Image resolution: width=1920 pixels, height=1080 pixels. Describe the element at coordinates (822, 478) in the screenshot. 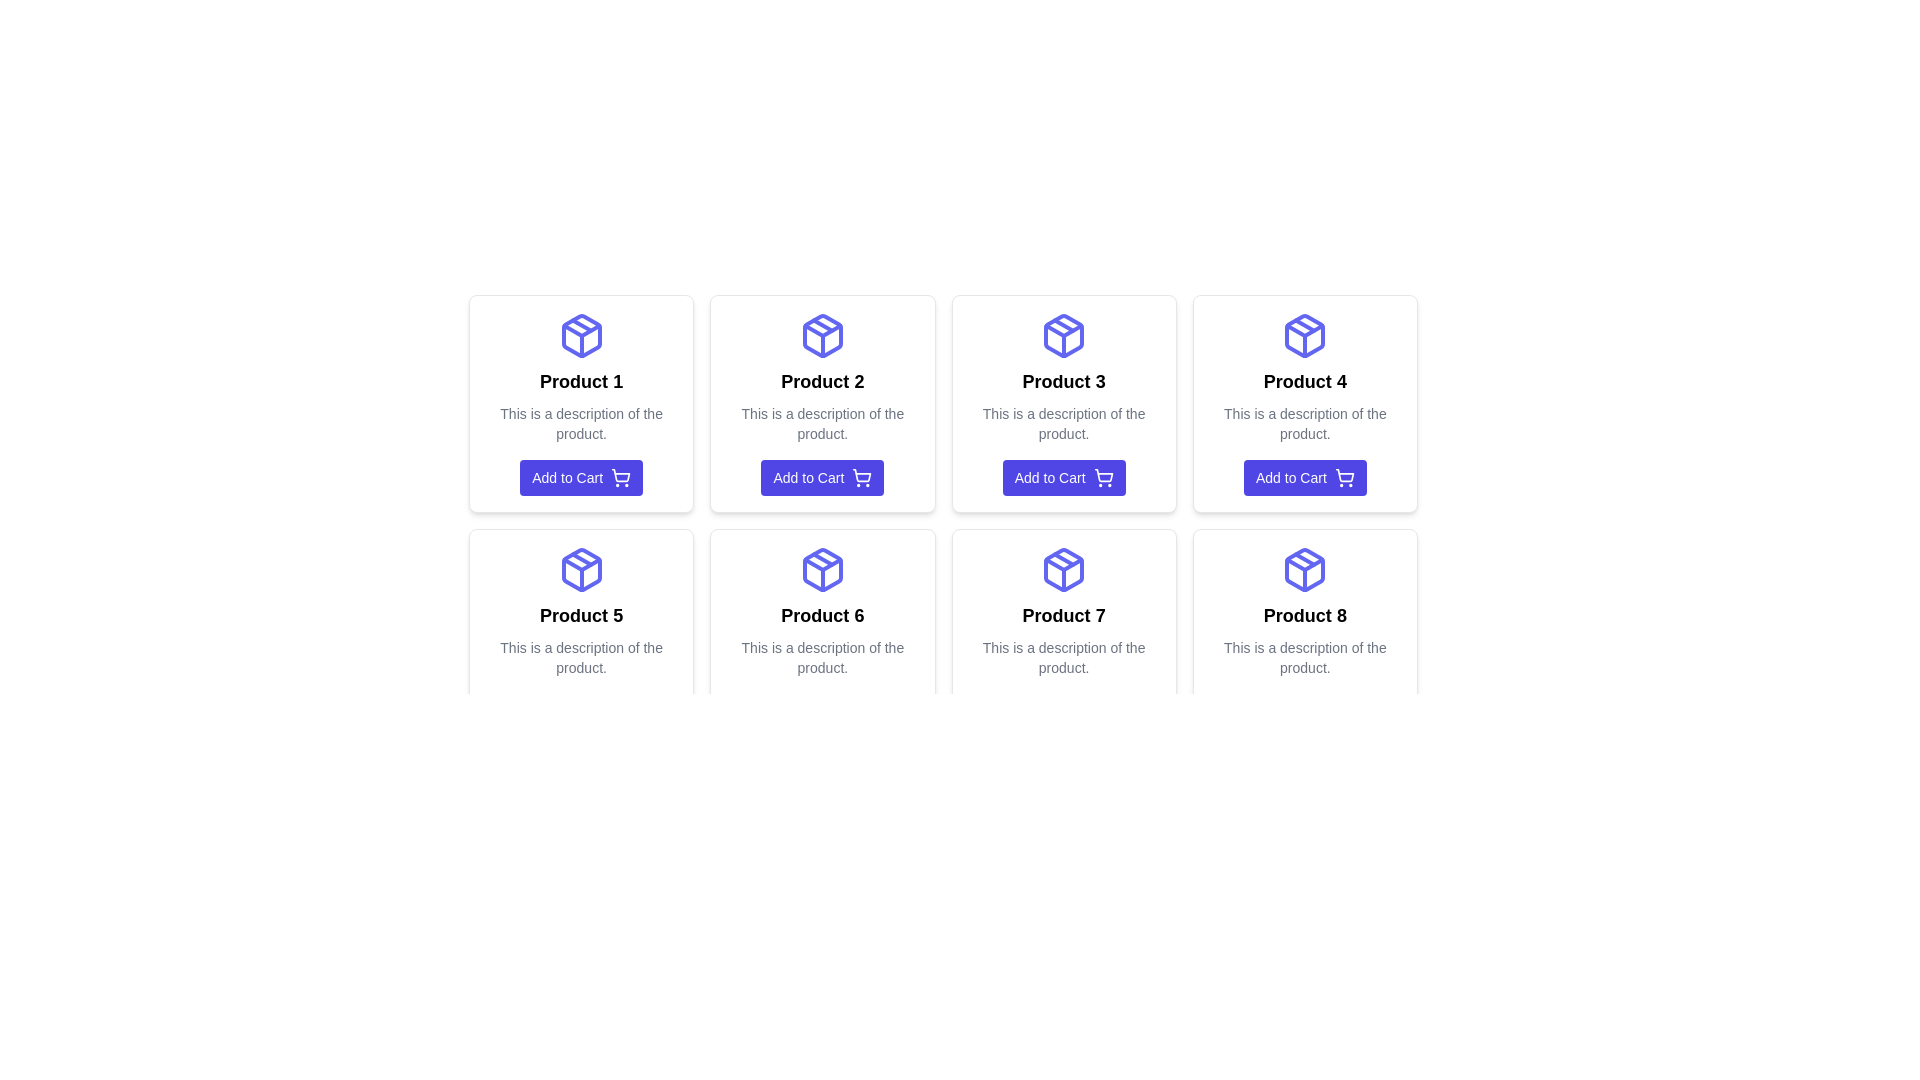

I see `the 'Add to Cart' button for 'Product 2' located at the bottom center of the product card` at that location.